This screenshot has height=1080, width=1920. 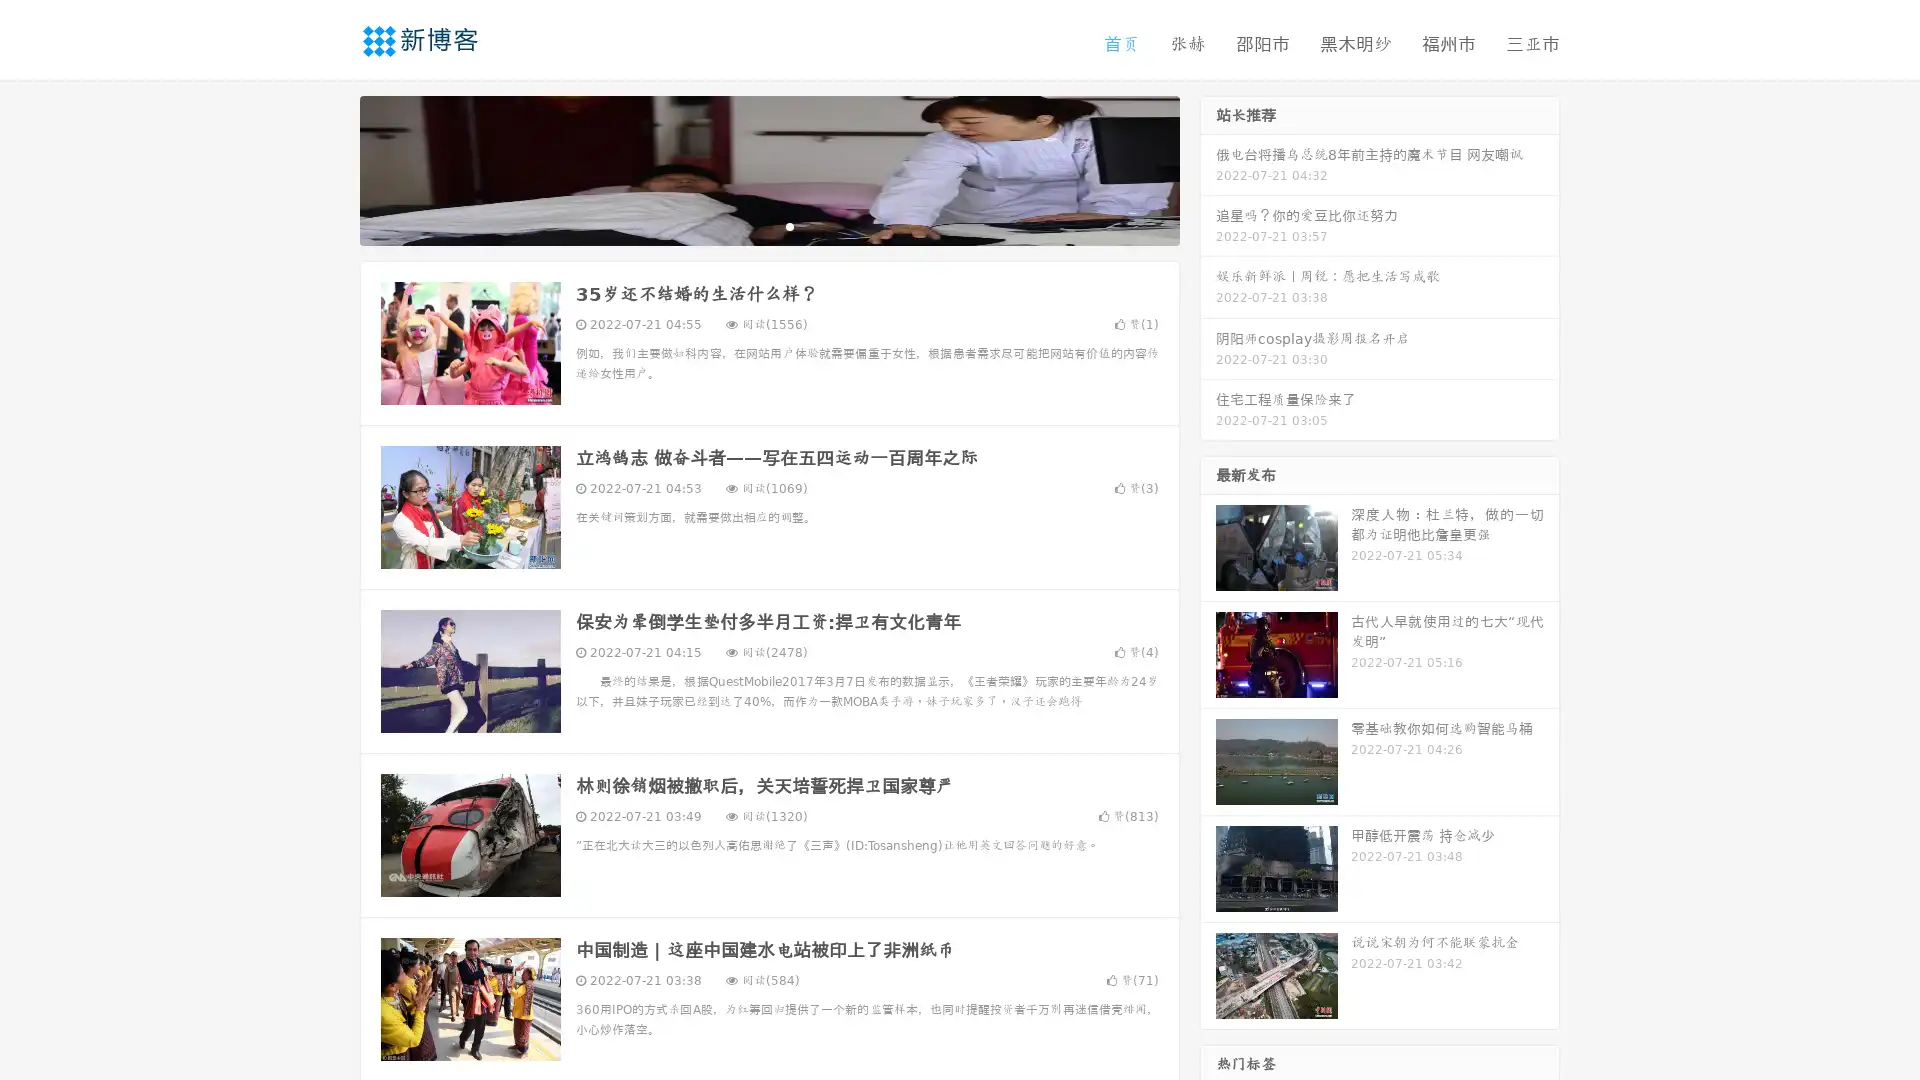 I want to click on Go to slide 3, so click(x=789, y=225).